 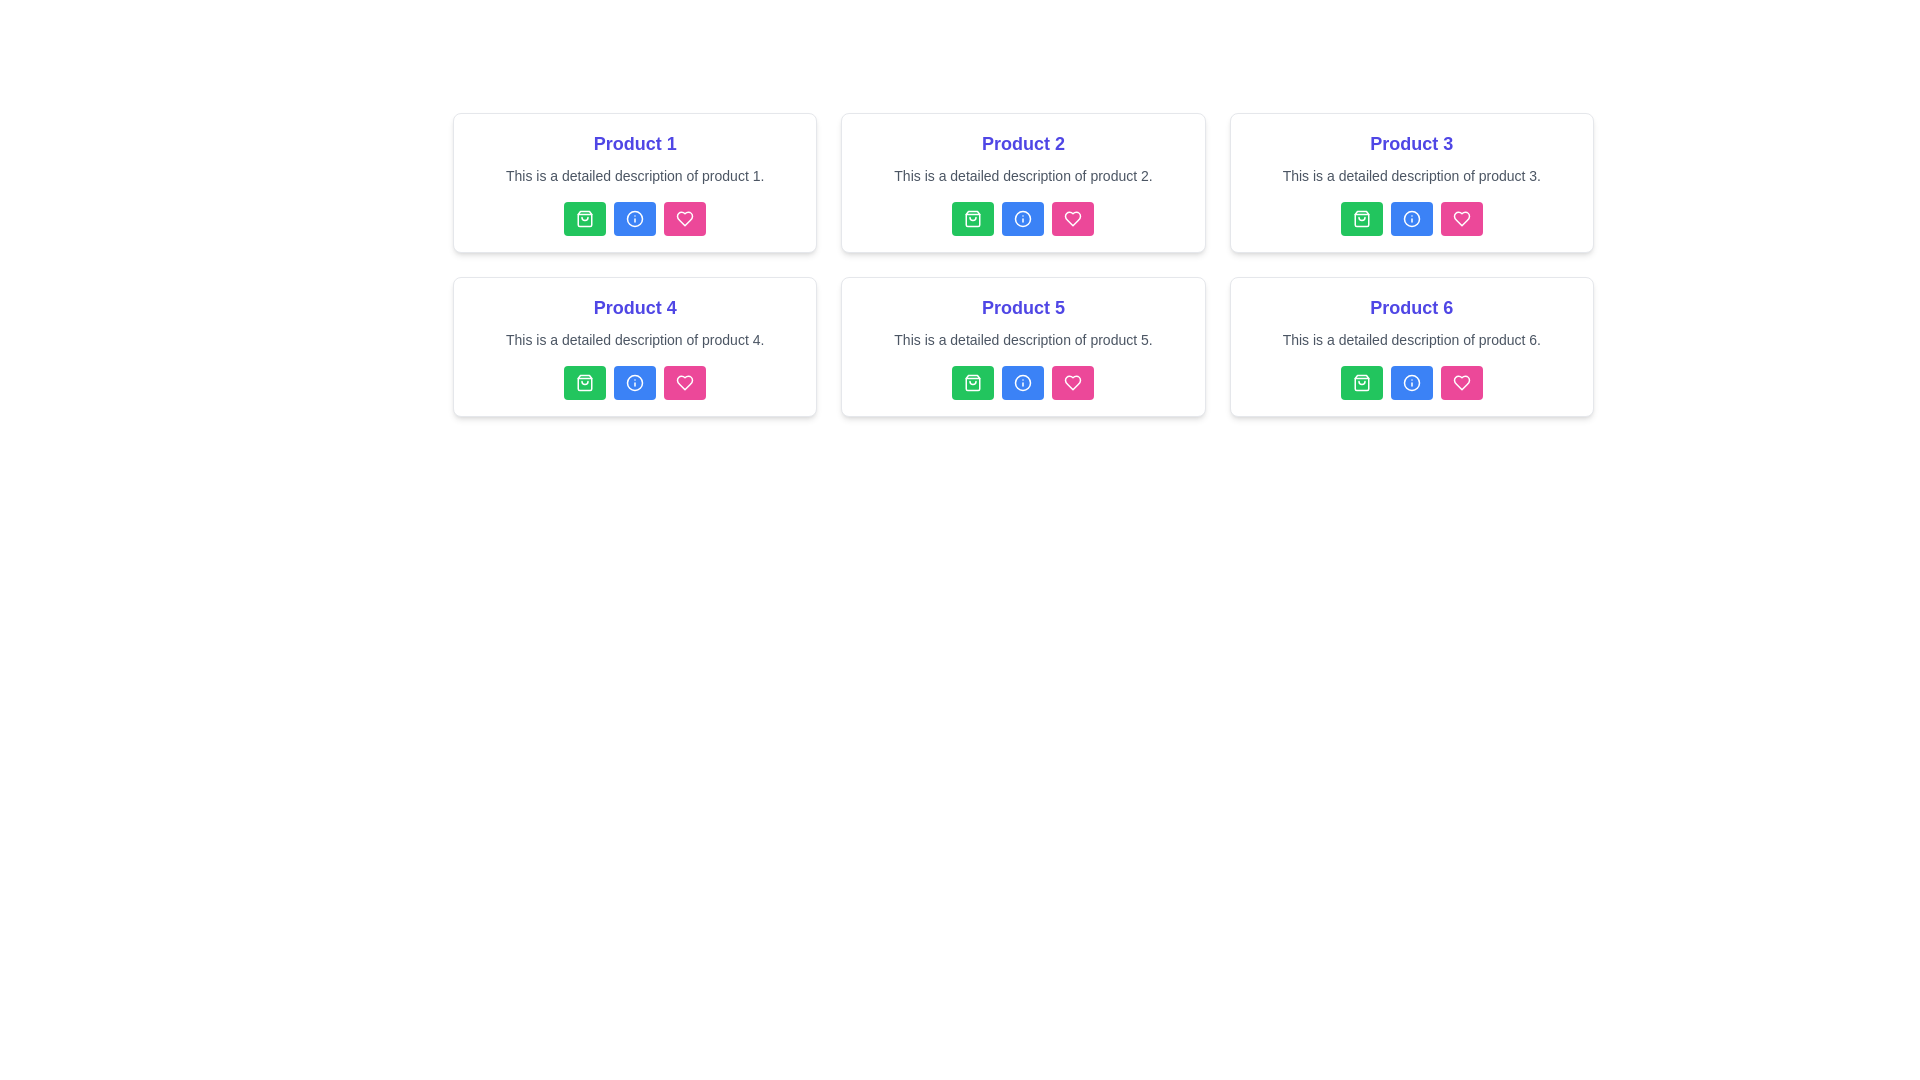 What do you see at coordinates (1023, 382) in the screenshot?
I see `the circular 'info' icon embedded in the 'Product 5' section, which is the middle icon among three visual actions` at bounding box center [1023, 382].